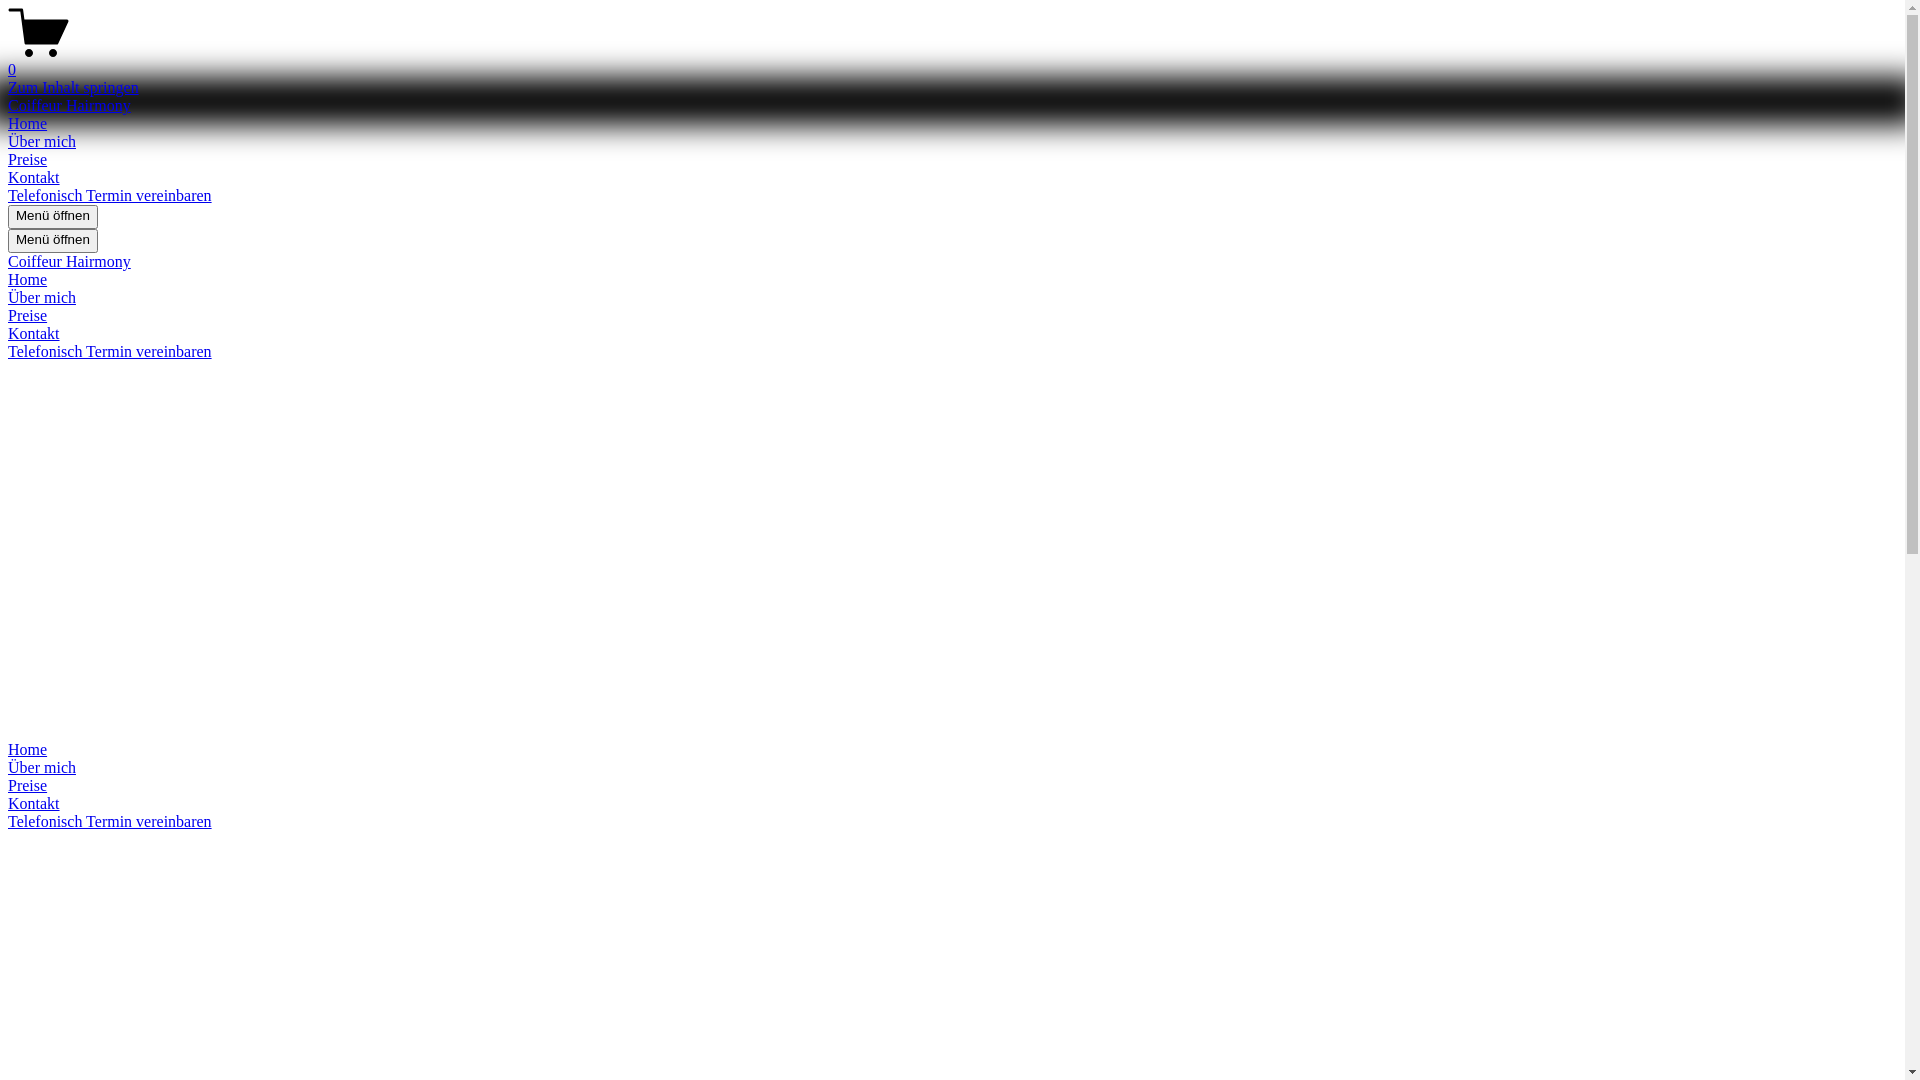 The width and height of the screenshot is (1920, 1080). What do you see at coordinates (109, 350) in the screenshot?
I see `'Telefonisch Termin vereinbaren'` at bounding box center [109, 350].